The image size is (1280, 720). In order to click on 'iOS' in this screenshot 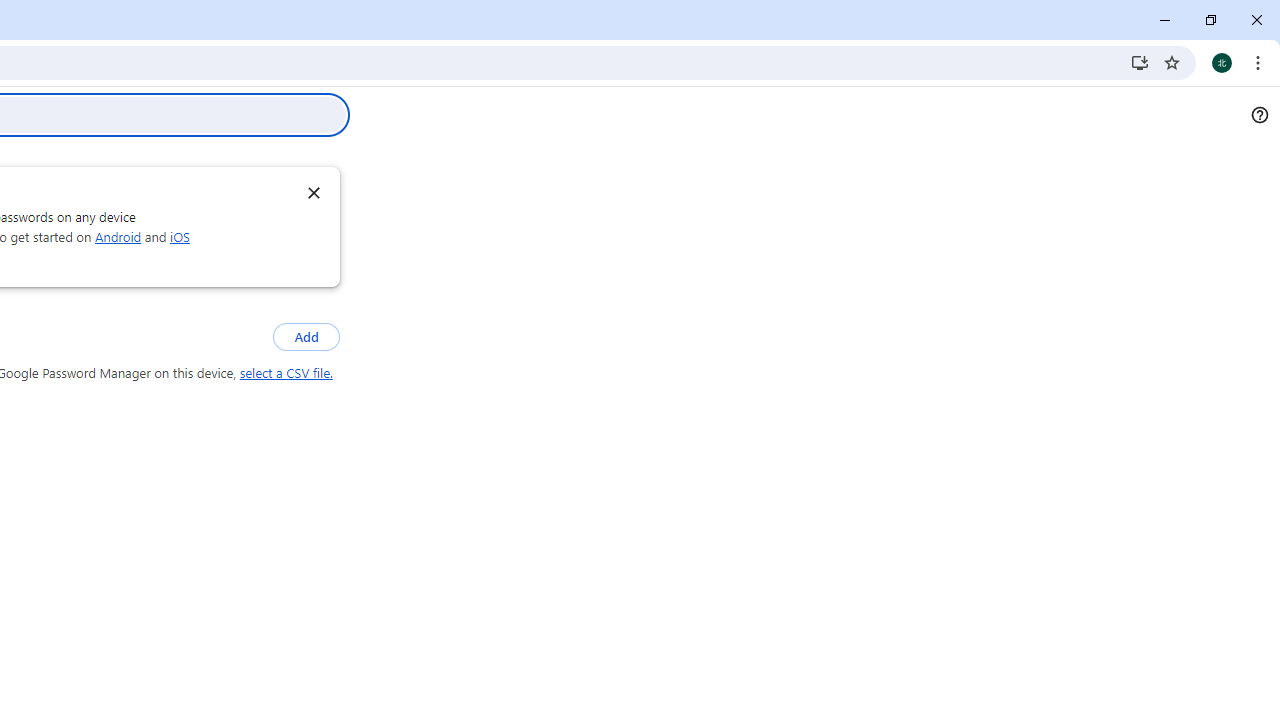, I will do `click(179, 235)`.